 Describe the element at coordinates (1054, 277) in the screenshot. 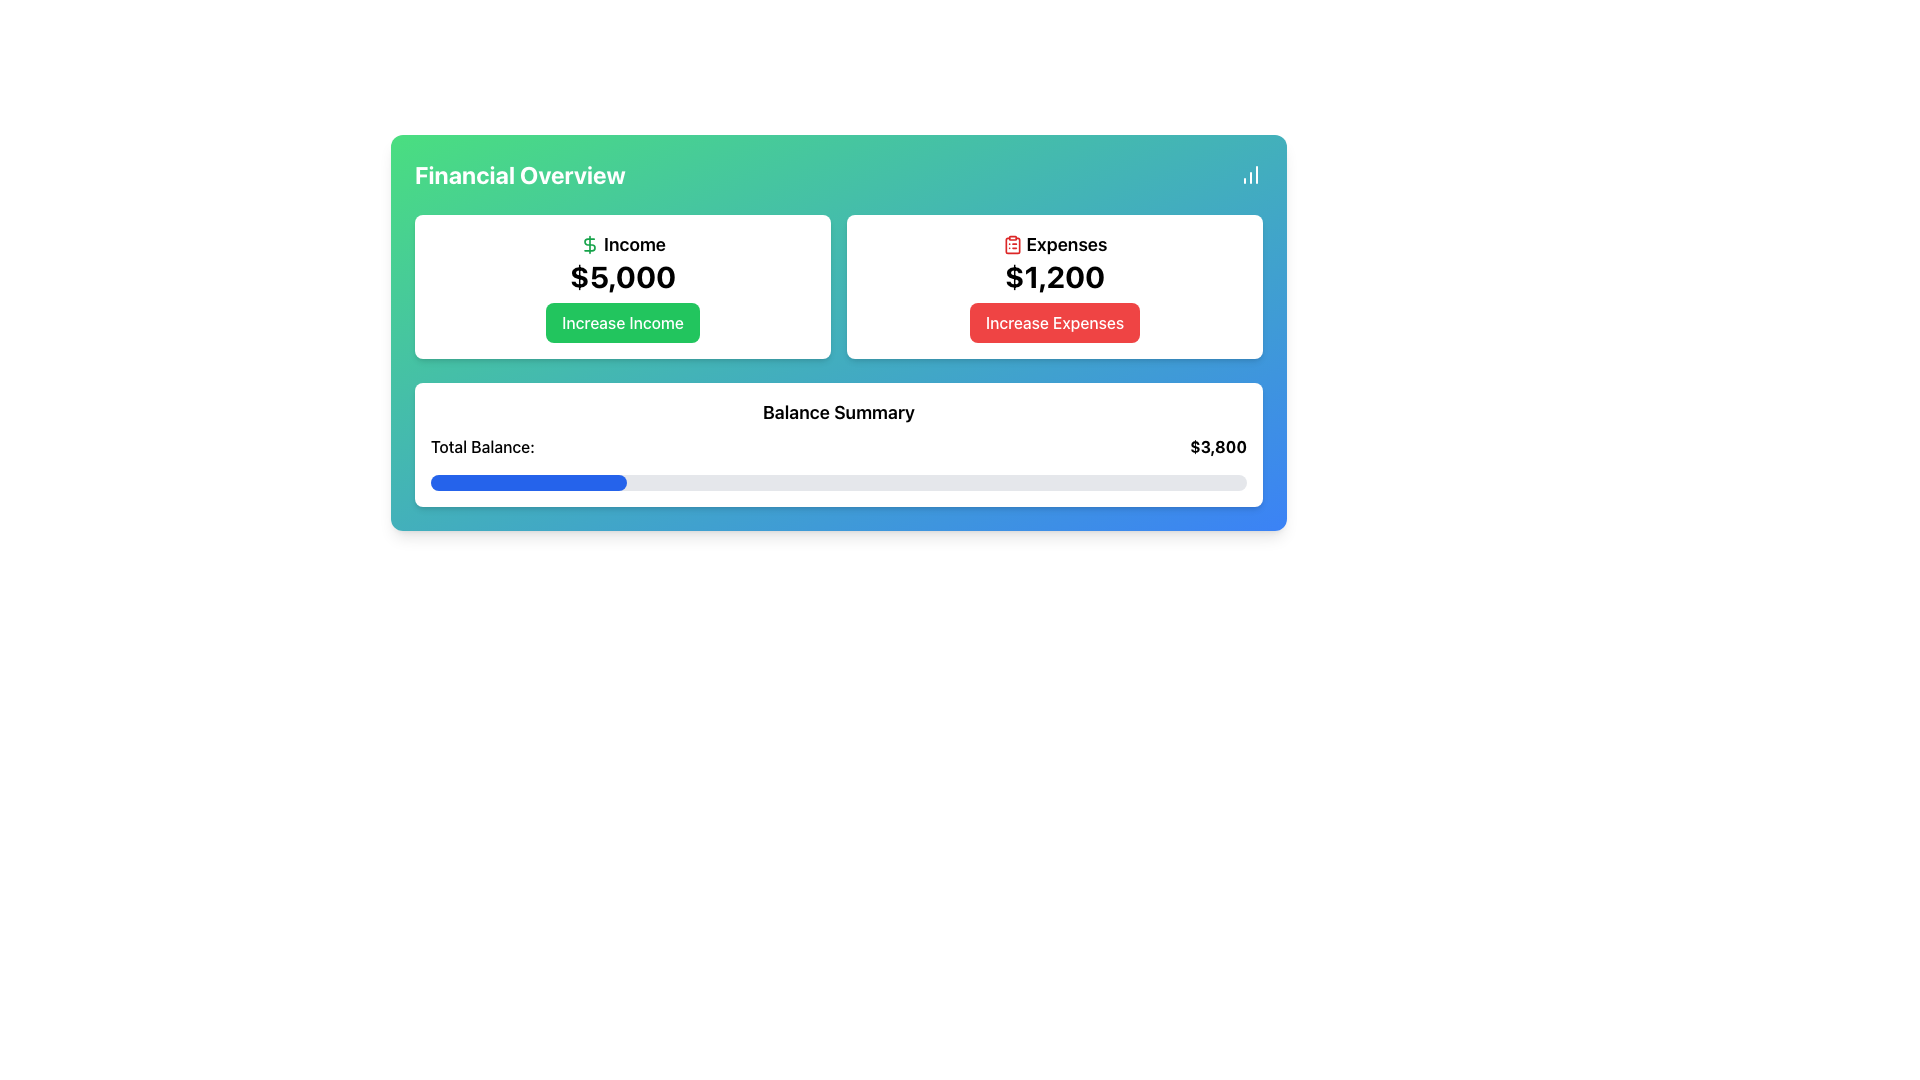

I see `value displayed in the large, bold text label showing '$1,200' located beneath the 'Expenses' label and icon within the 'Financial Overview' section` at that location.